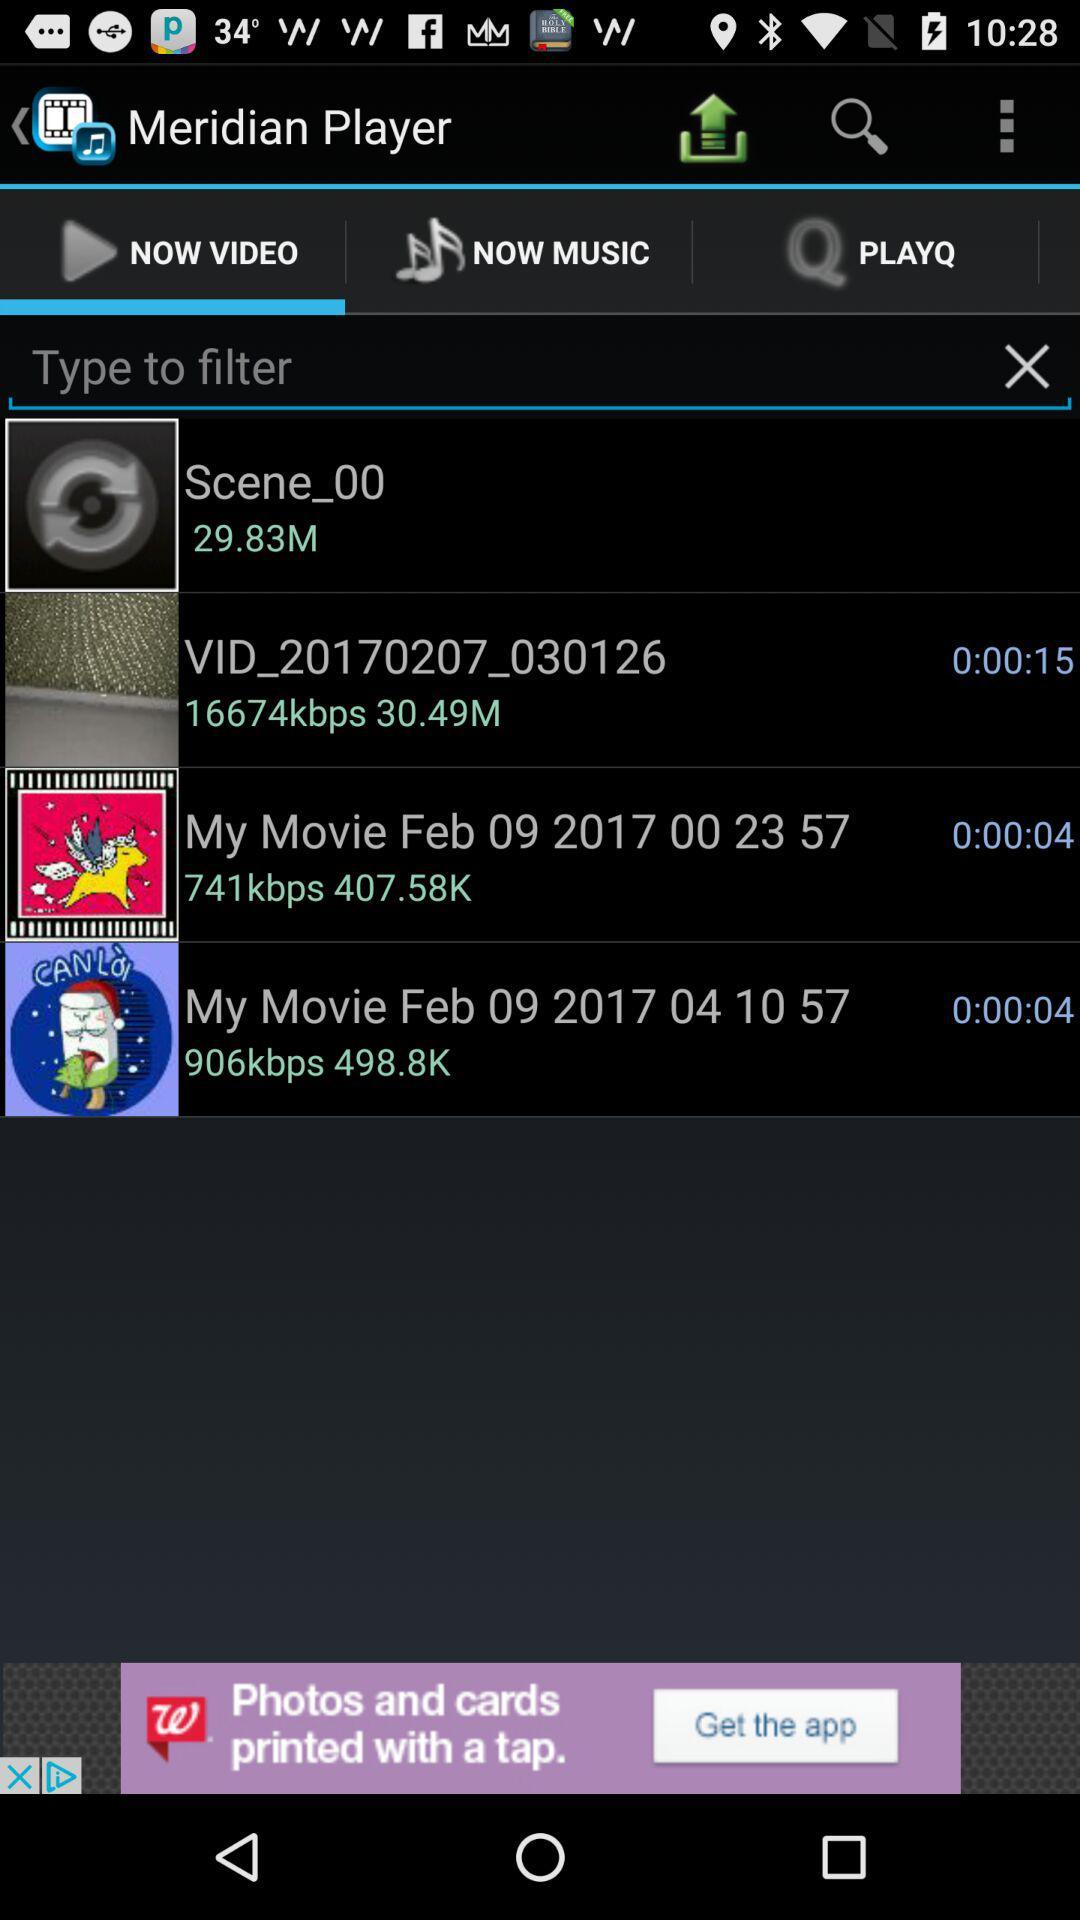 This screenshot has height=1920, width=1080. What do you see at coordinates (540, 366) in the screenshot?
I see `search box` at bounding box center [540, 366].